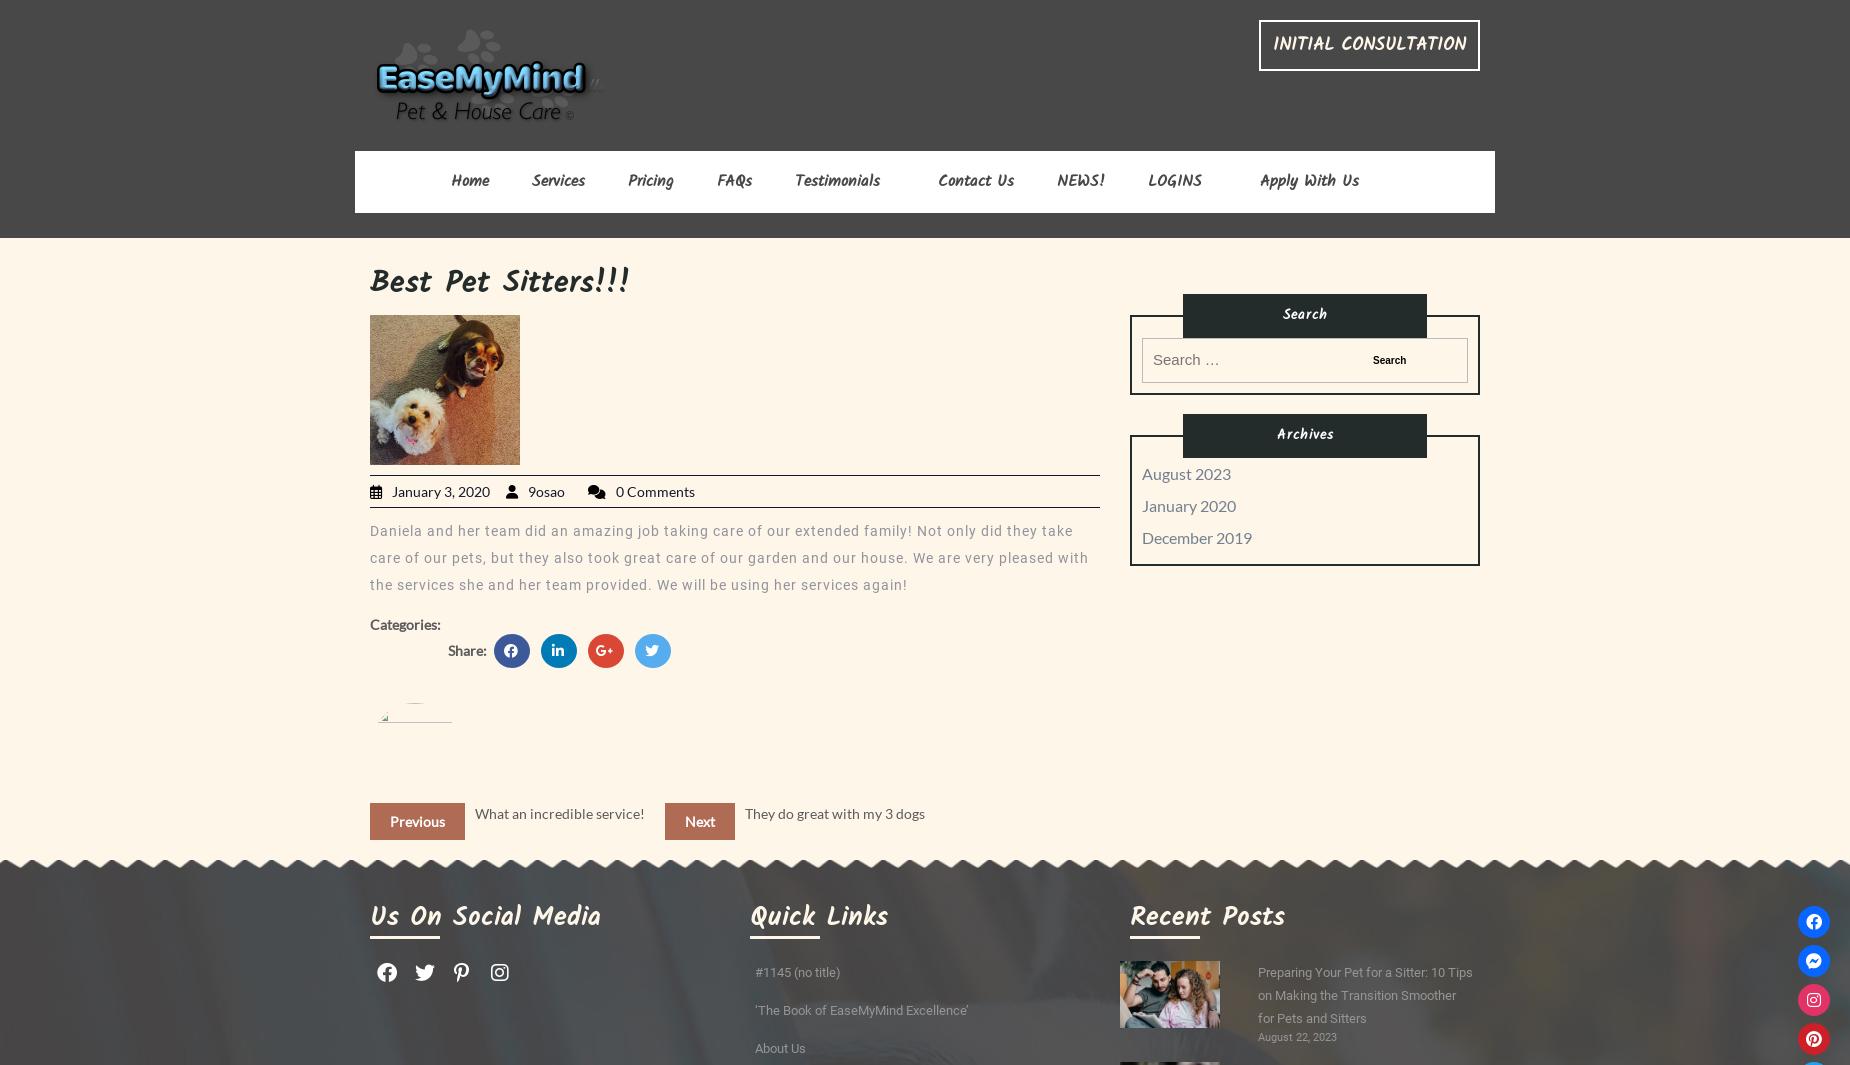 The height and width of the screenshot is (1065, 1850). I want to click on 'Share:', so click(447, 650).